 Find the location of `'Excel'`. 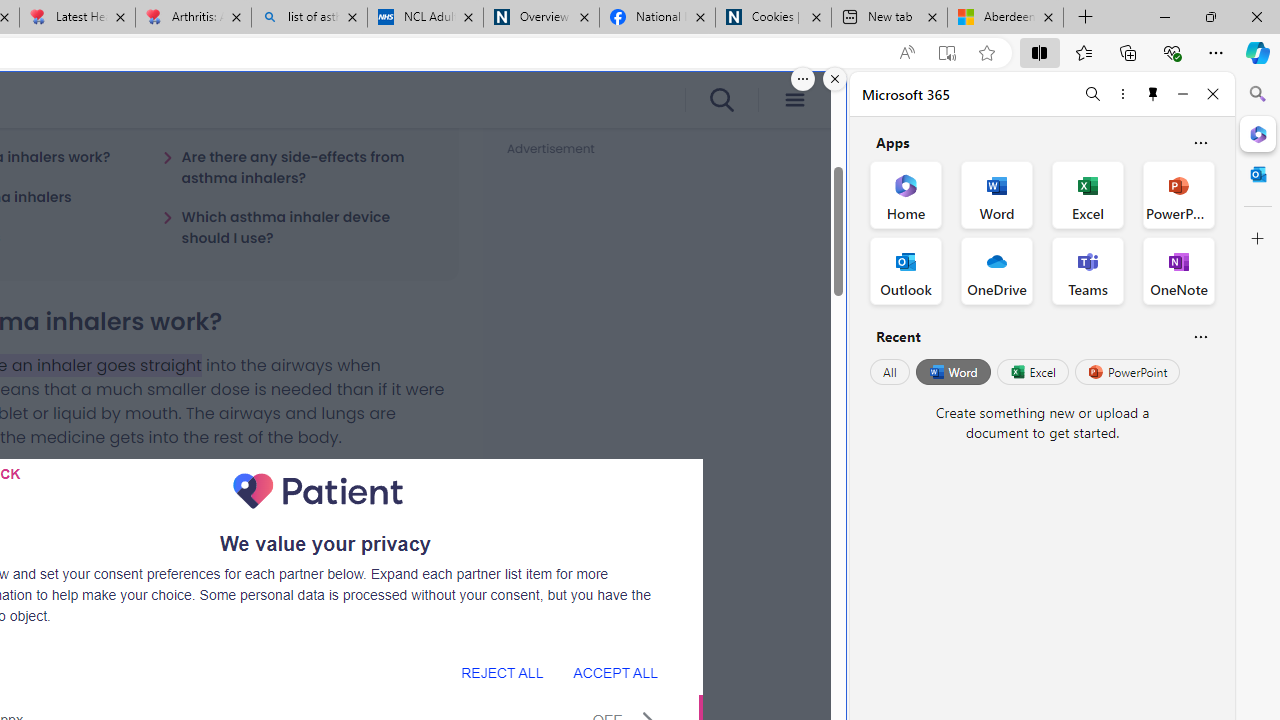

'Excel' is located at coordinates (1032, 372).